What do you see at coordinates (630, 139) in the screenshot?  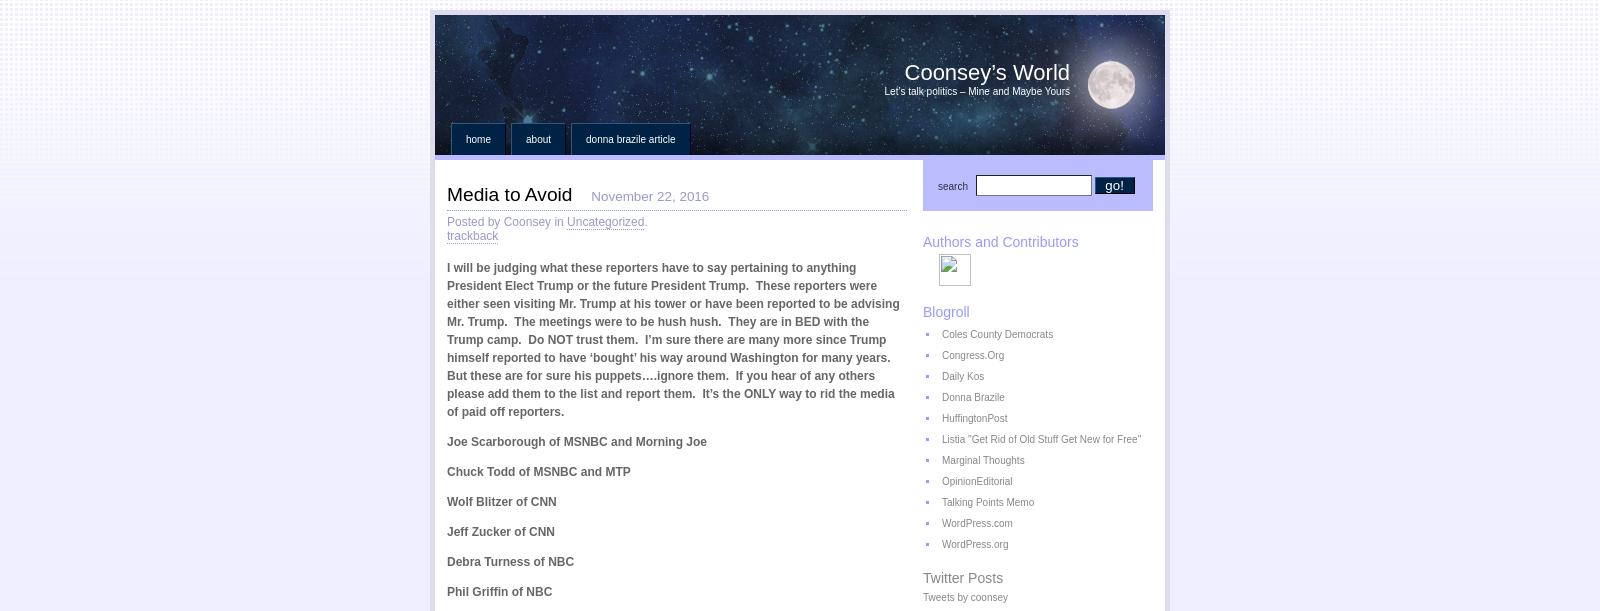 I see `'Donna Brazile Article'` at bounding box center [630, 139].